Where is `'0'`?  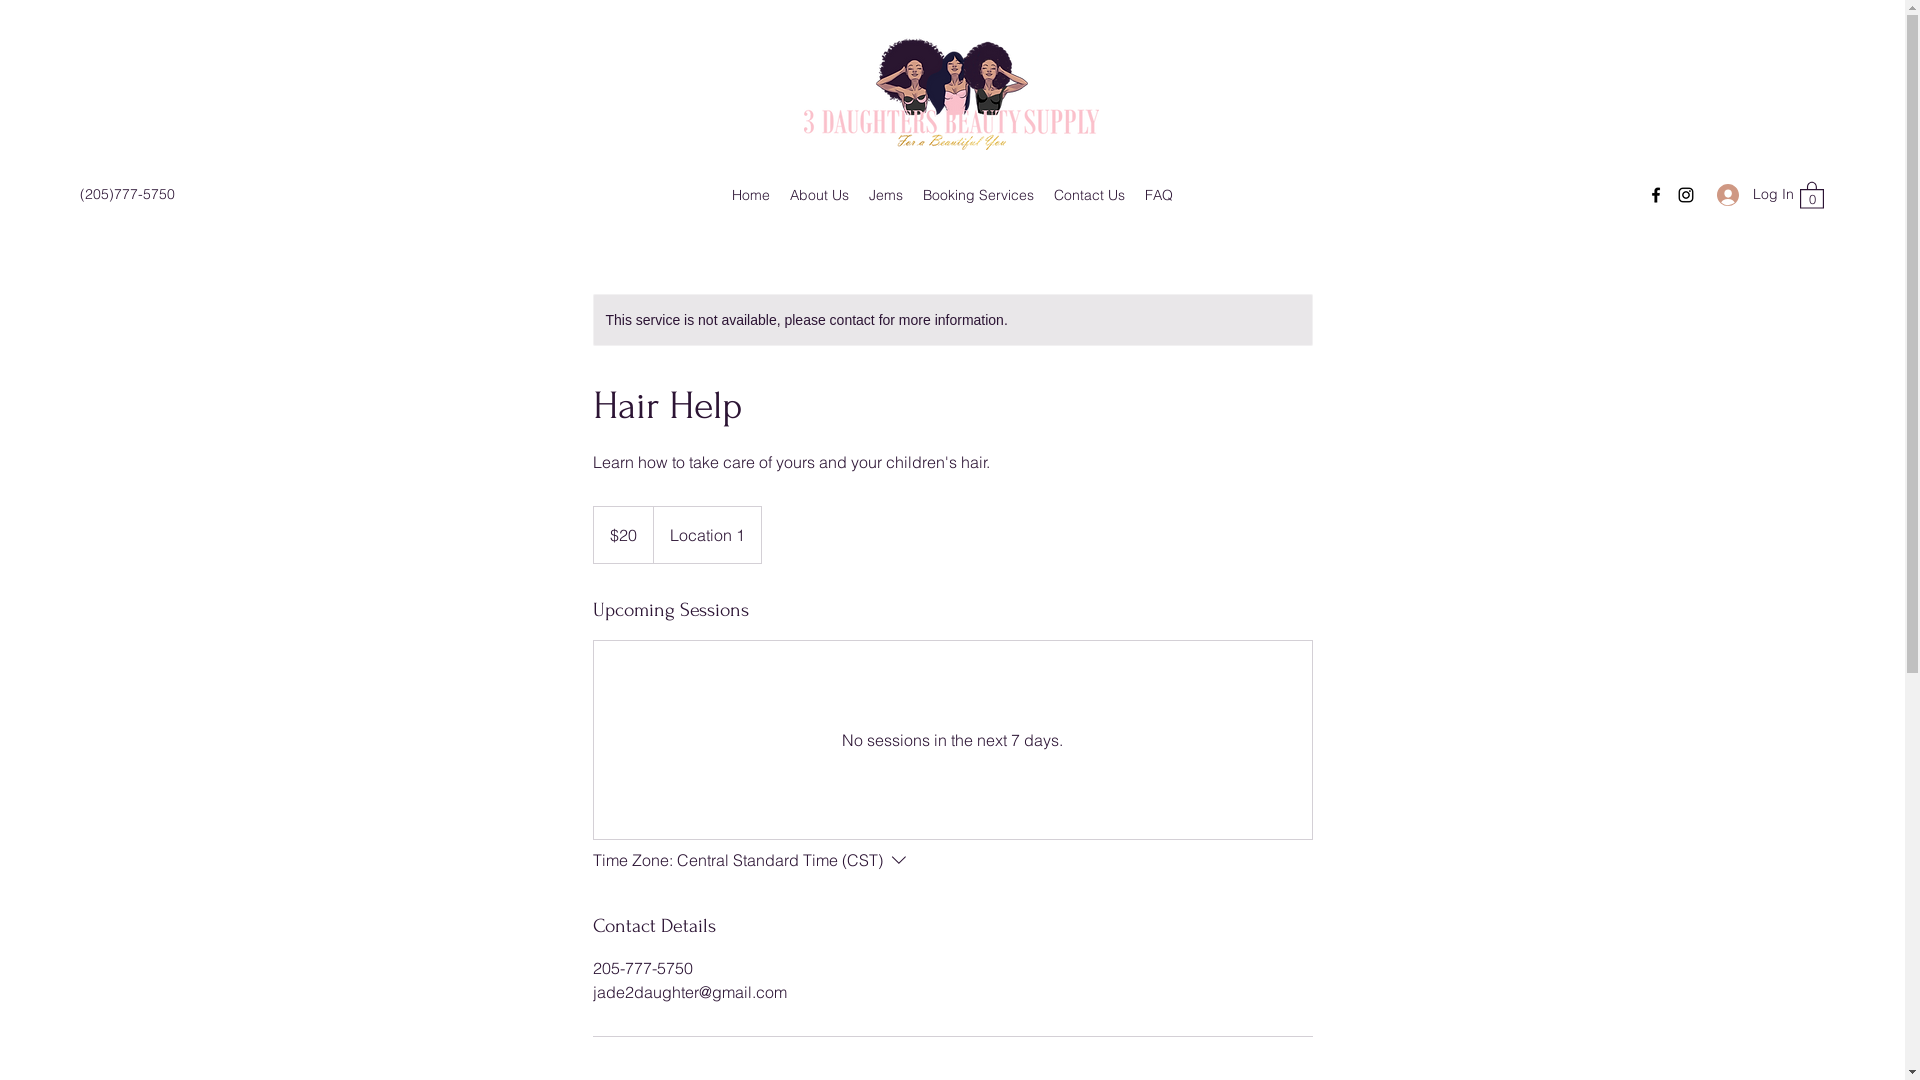 '0' is located at coordinates (1811, 194).